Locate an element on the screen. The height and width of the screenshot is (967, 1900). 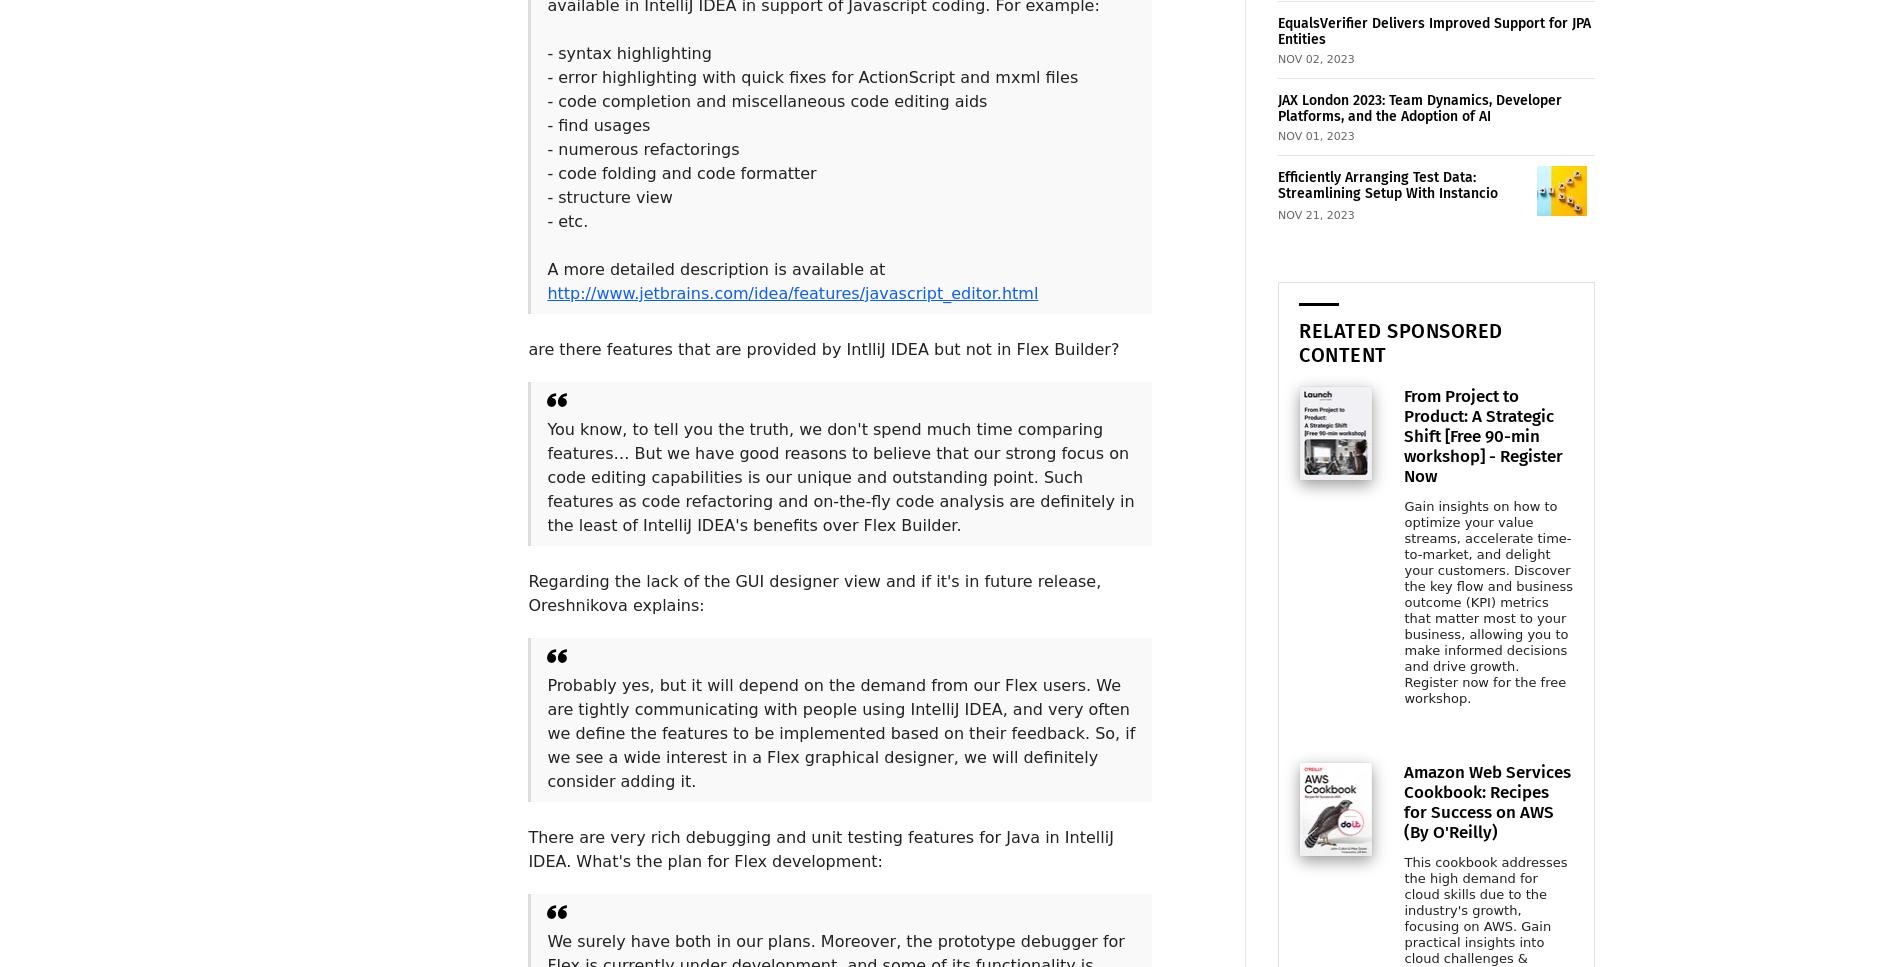
'Nov 02, 2023' is located at coordinates (1314, 58).